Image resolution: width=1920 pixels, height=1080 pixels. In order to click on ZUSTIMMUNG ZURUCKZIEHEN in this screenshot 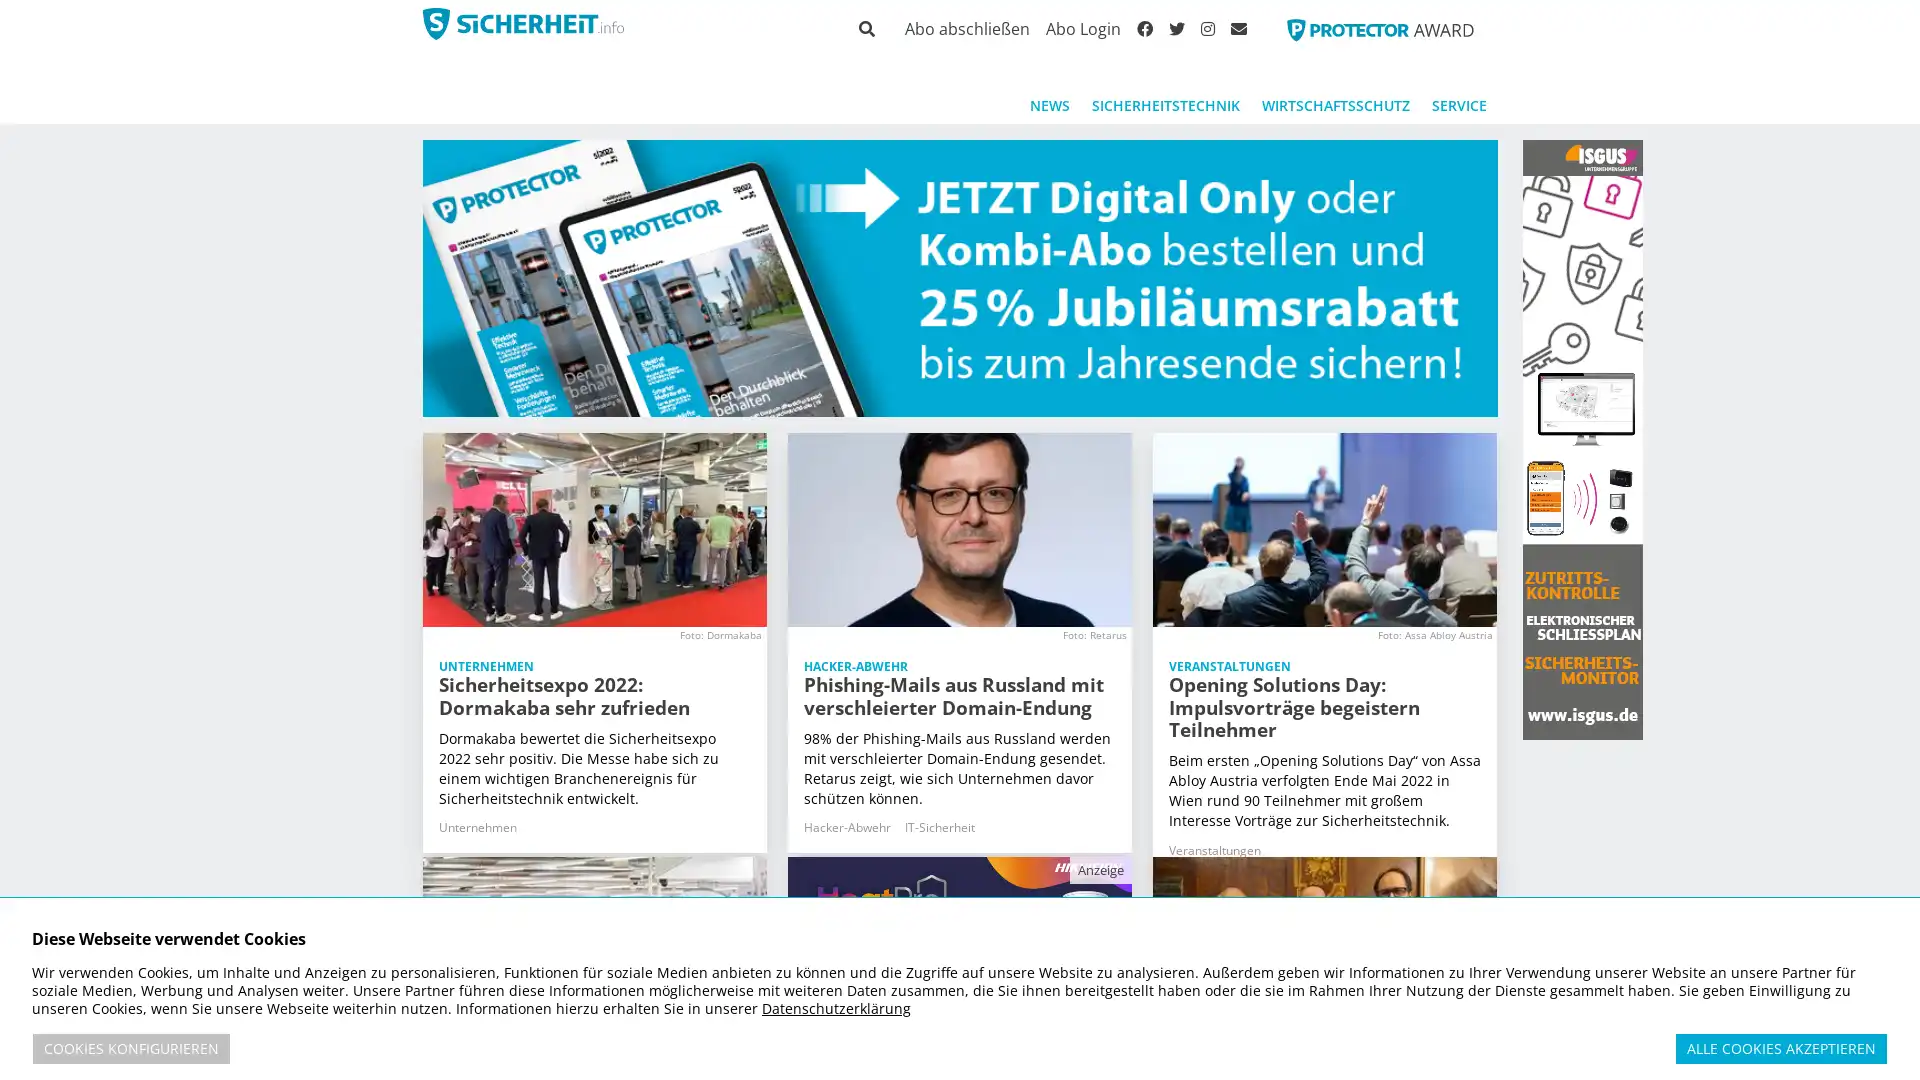, I will do `click(1899, 1040)`.